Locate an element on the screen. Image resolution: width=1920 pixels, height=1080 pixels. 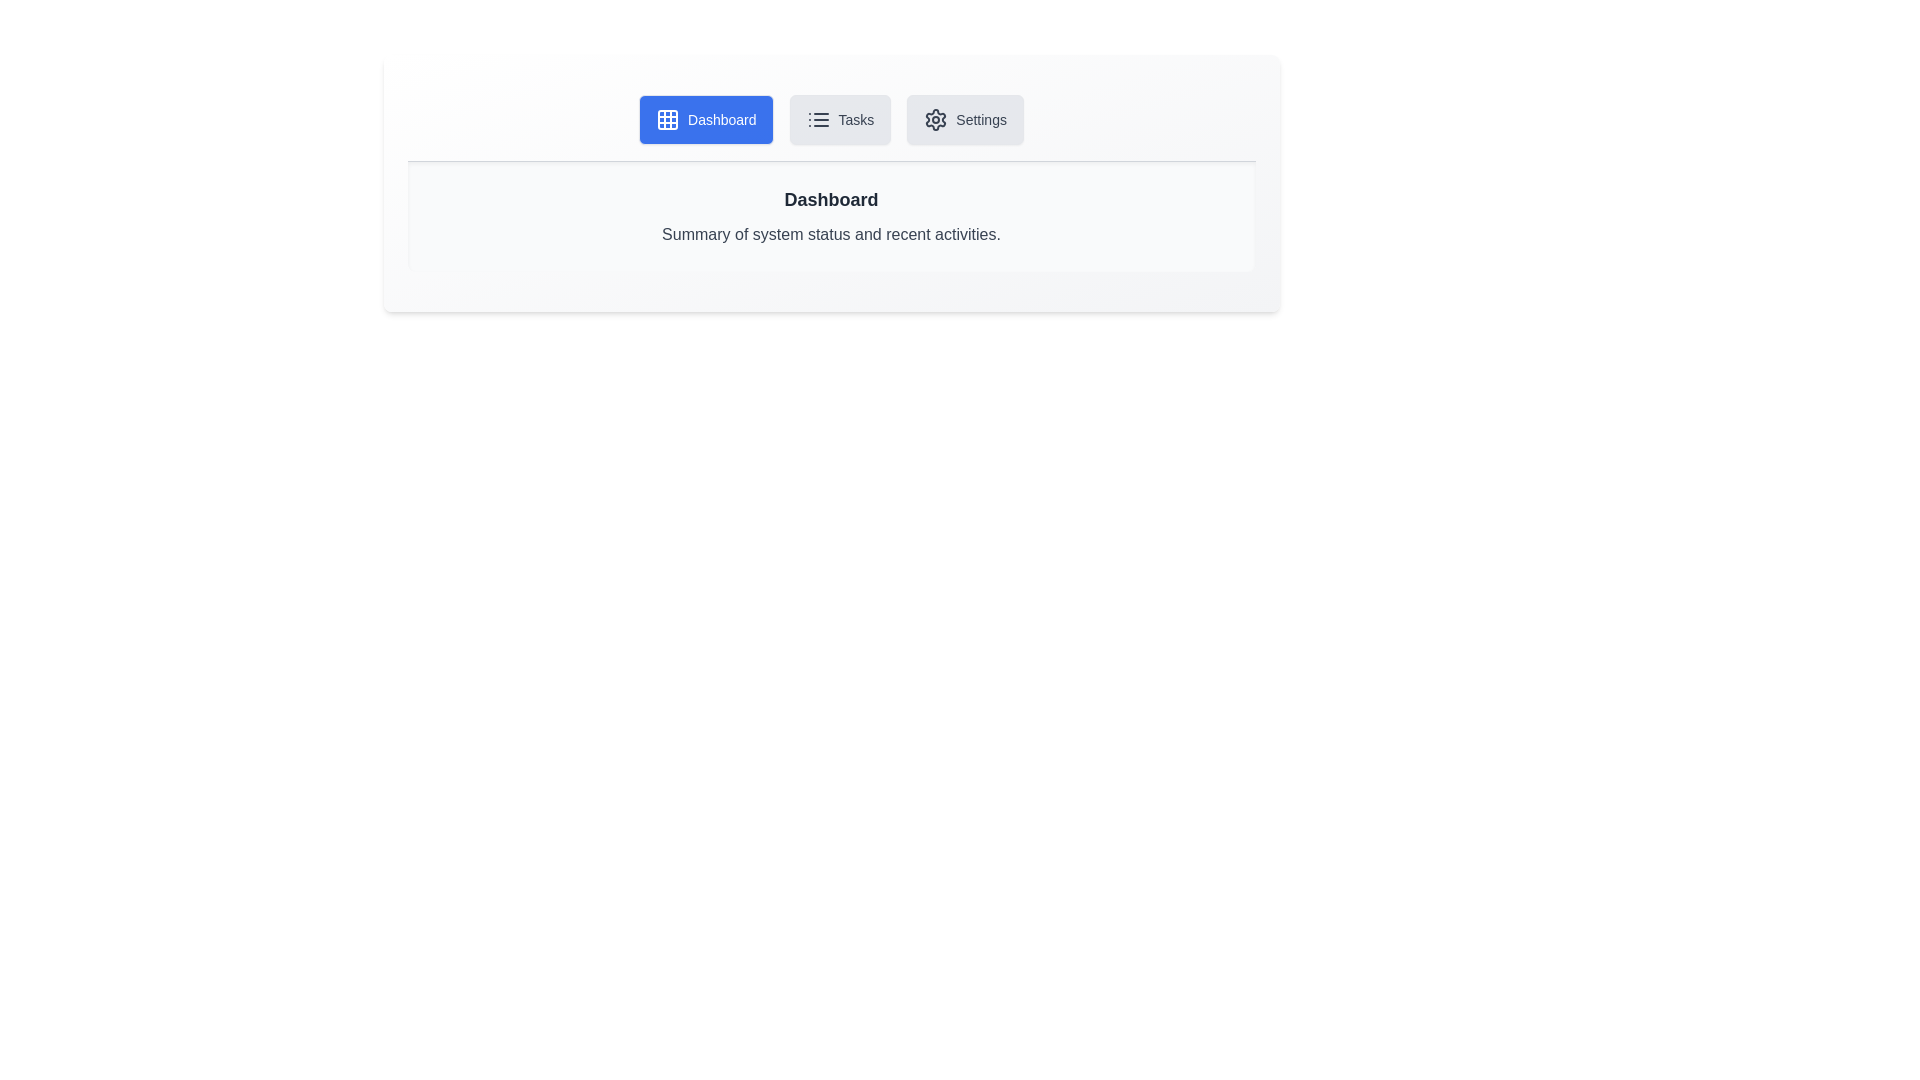
the Settings tab is located at coordinates (965, 119).